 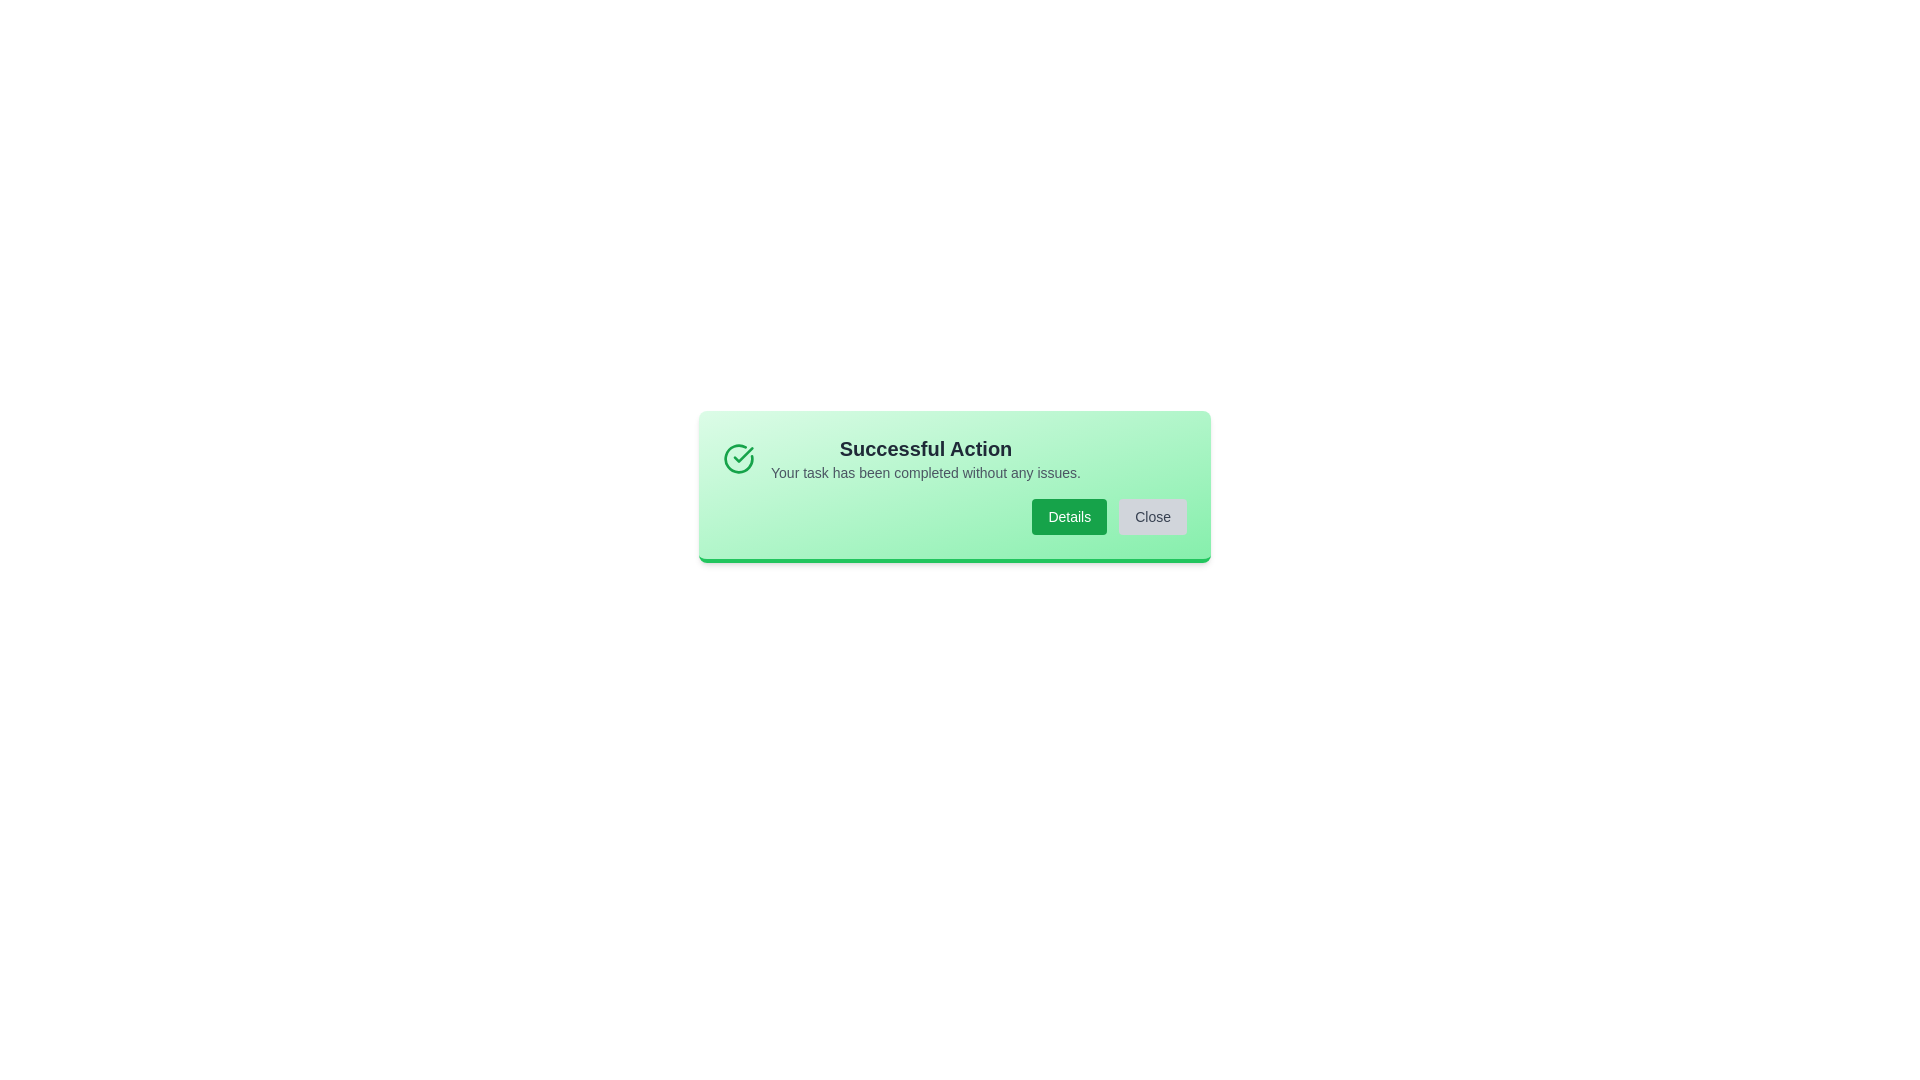 I want to click on the 'Close' button to dismiss the alert, so click(x=1153, y=515).